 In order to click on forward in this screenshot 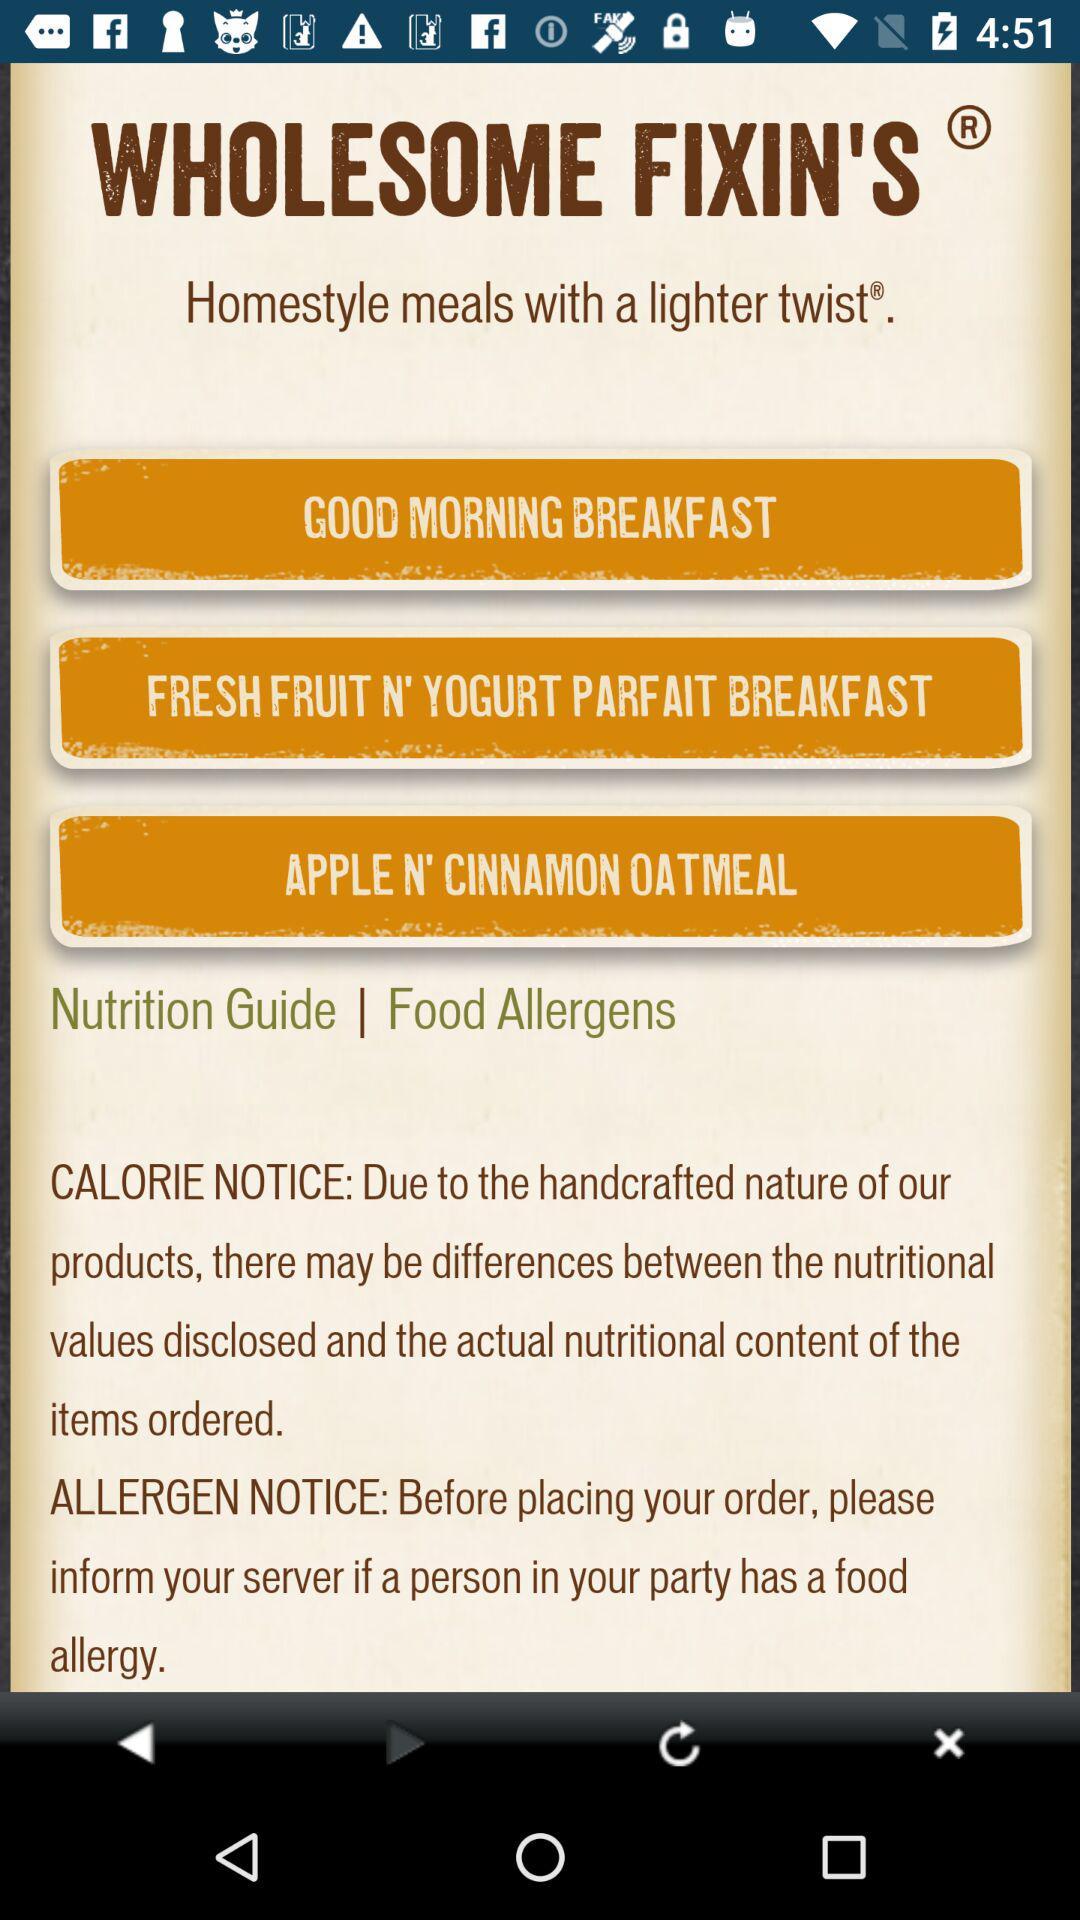, I will do `click(405, 1741)`.